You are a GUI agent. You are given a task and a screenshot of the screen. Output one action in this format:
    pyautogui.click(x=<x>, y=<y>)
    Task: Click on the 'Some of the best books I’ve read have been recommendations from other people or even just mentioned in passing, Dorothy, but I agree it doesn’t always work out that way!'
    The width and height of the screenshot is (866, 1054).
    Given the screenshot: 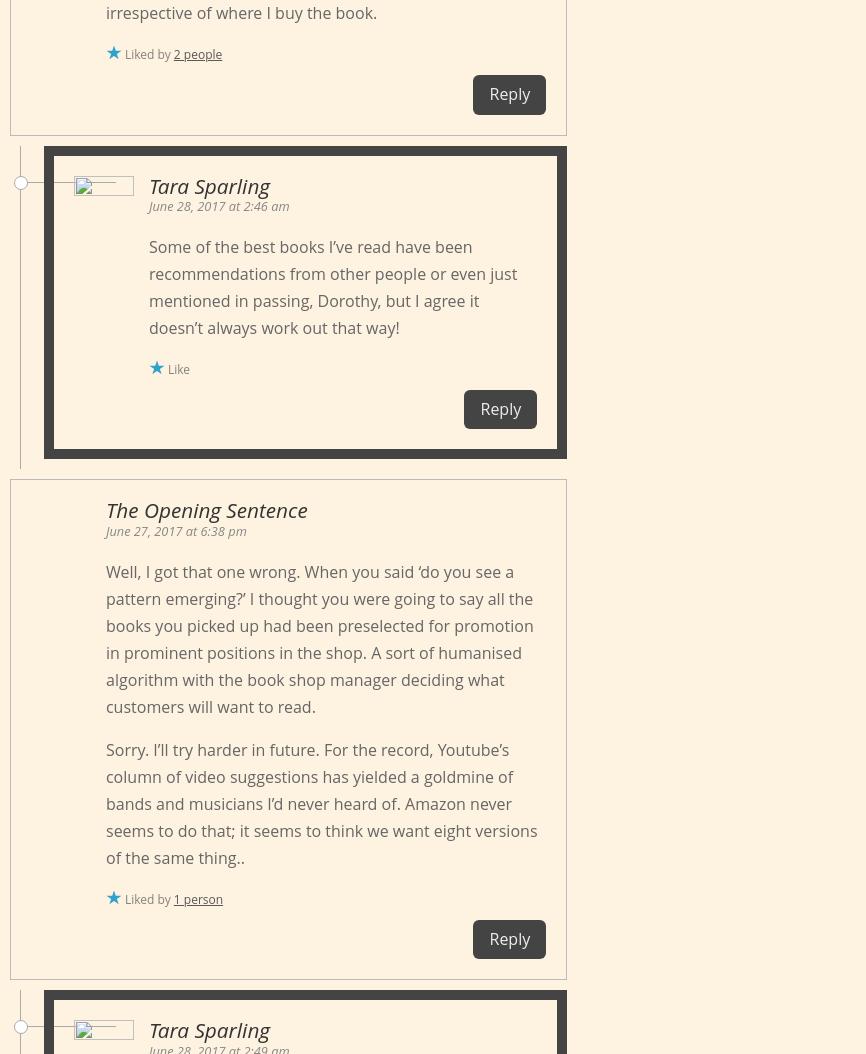 What is the action you would take?
    pyautogui.click(x=331, y=286)
    